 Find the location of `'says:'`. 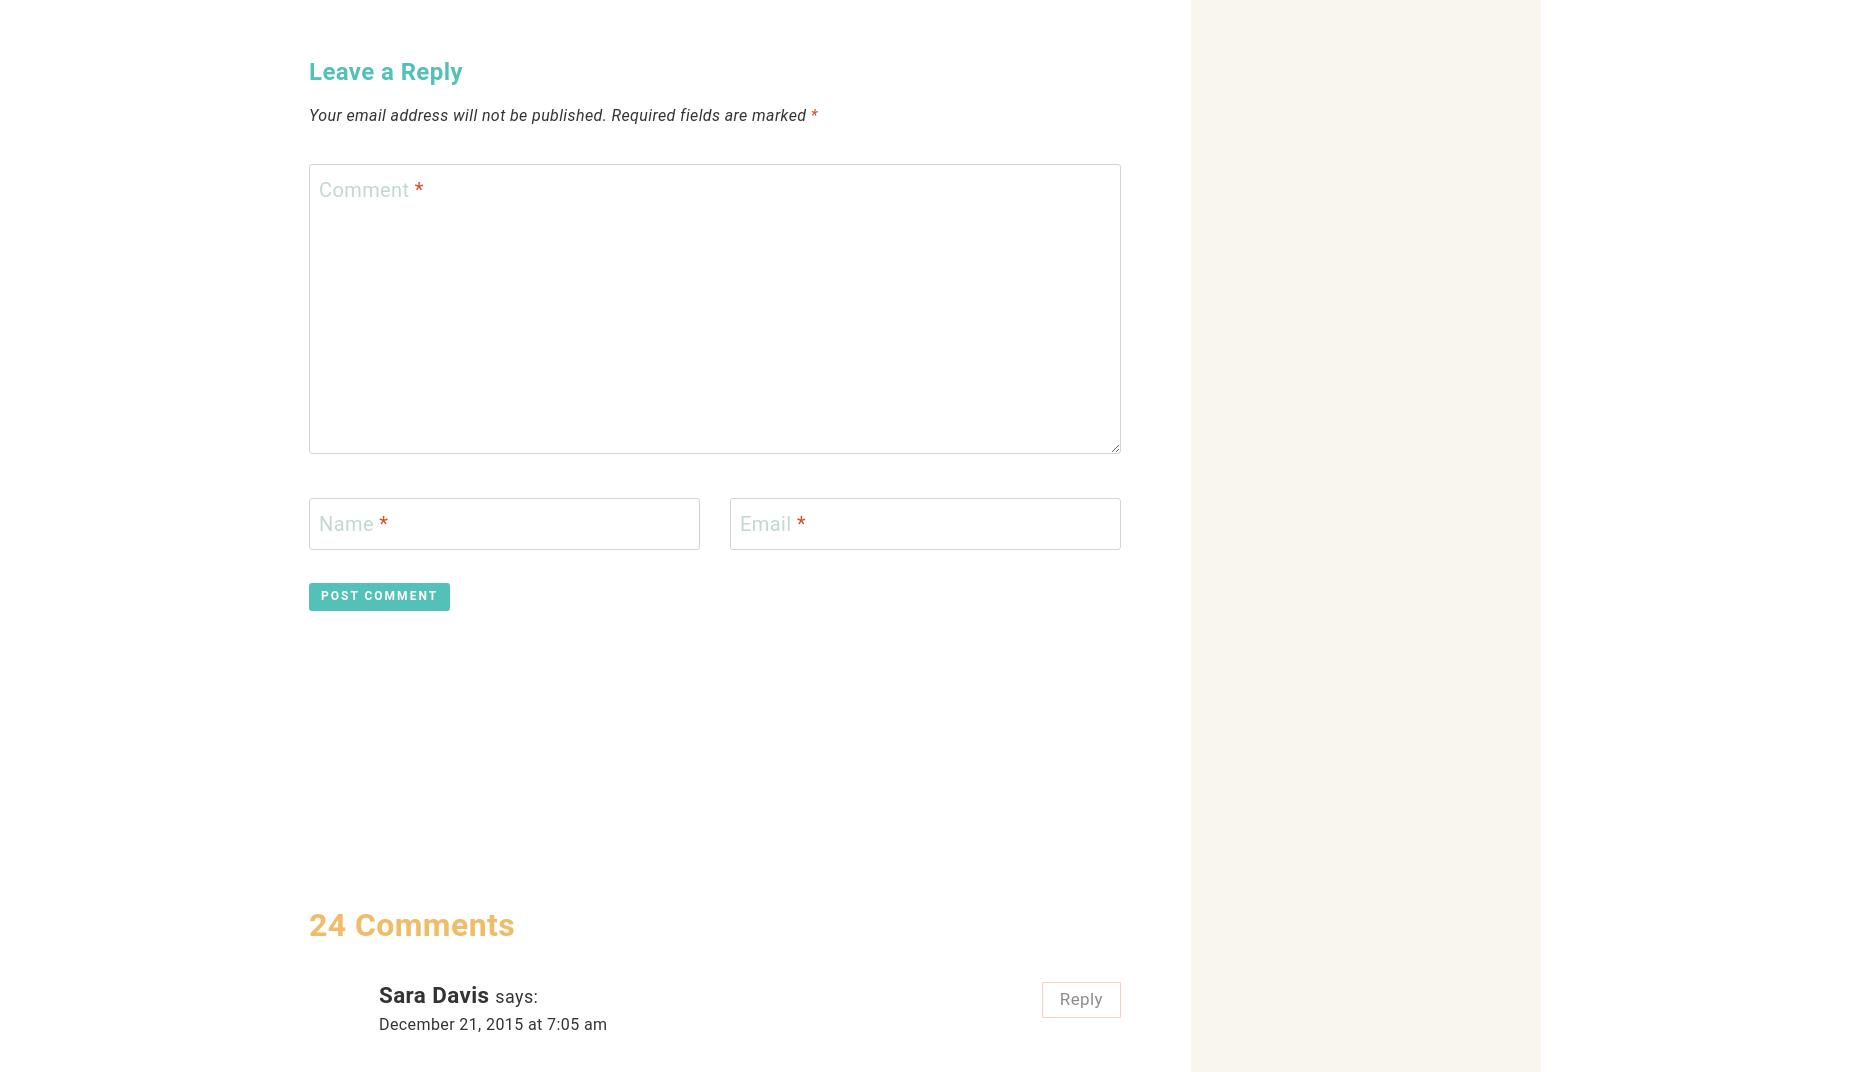

'says:' is located at coordinates (516, 995).